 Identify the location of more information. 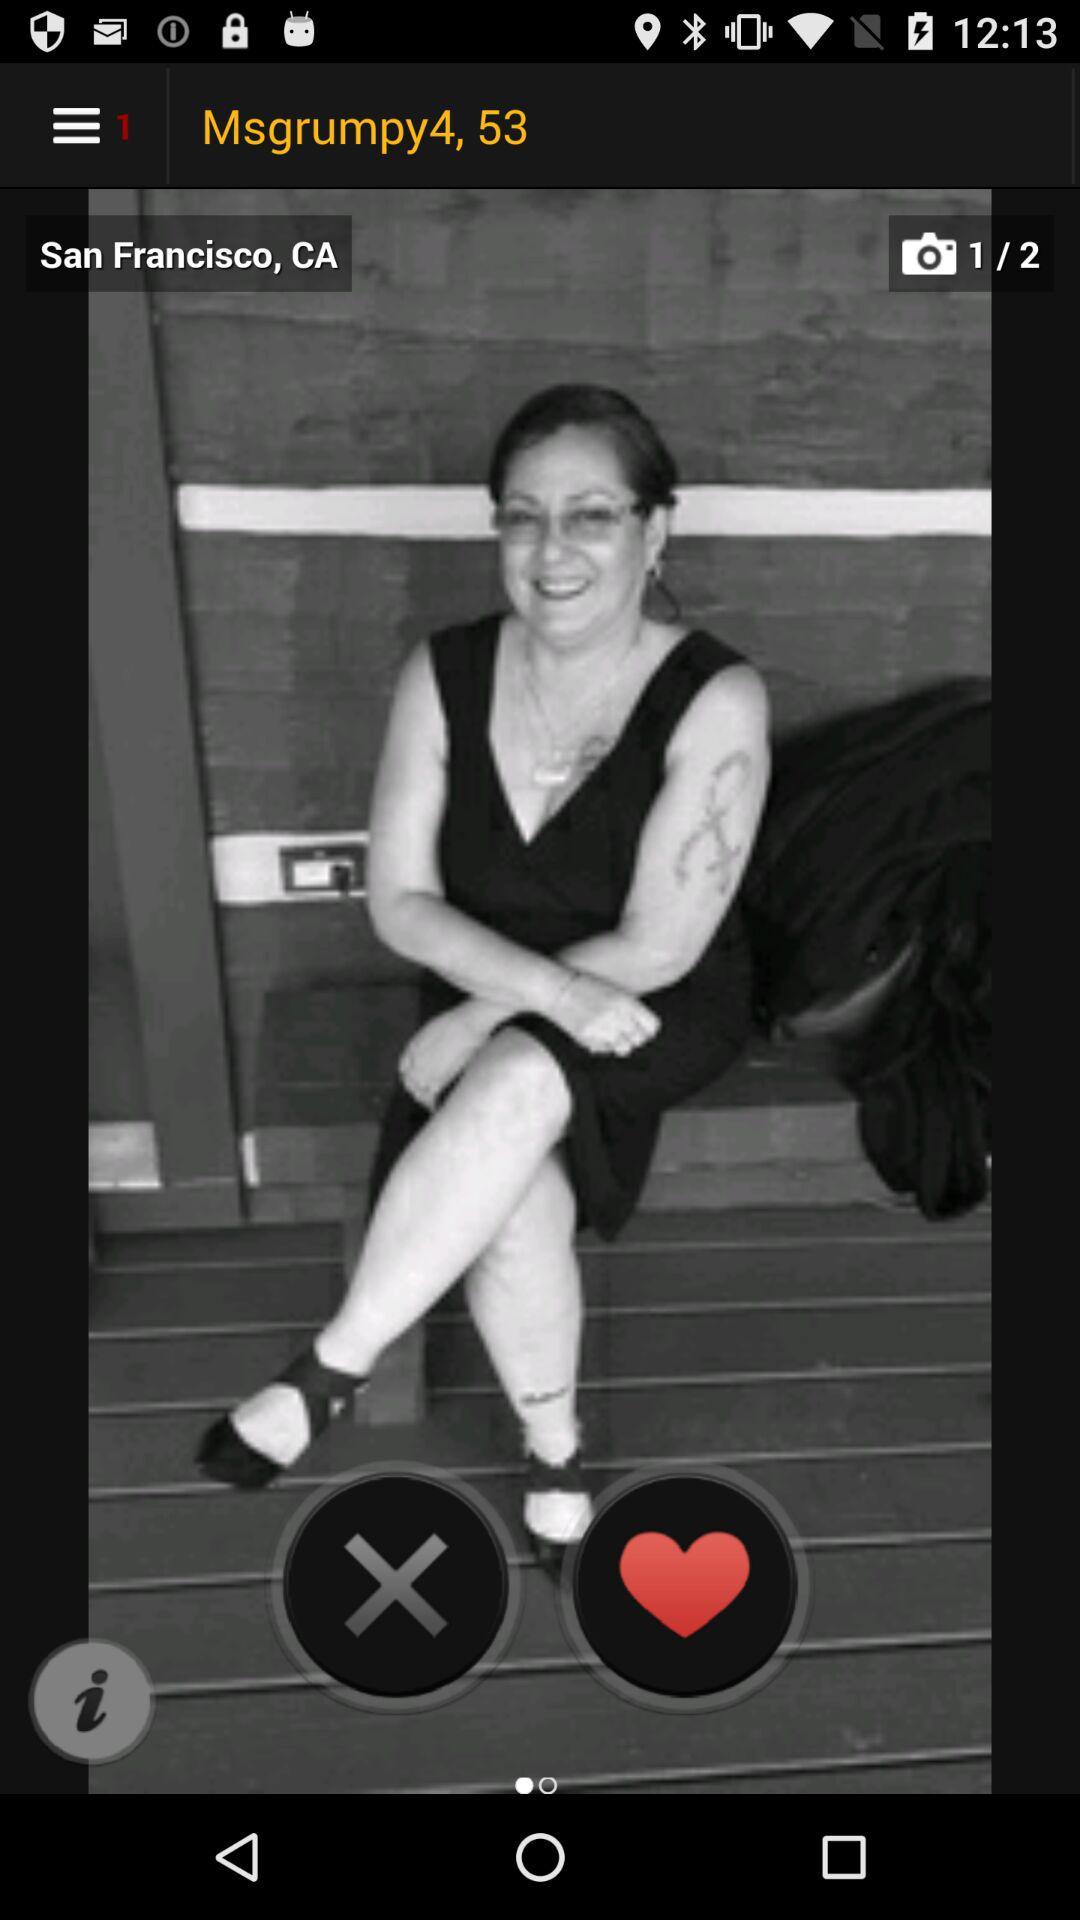
(91, 1701).